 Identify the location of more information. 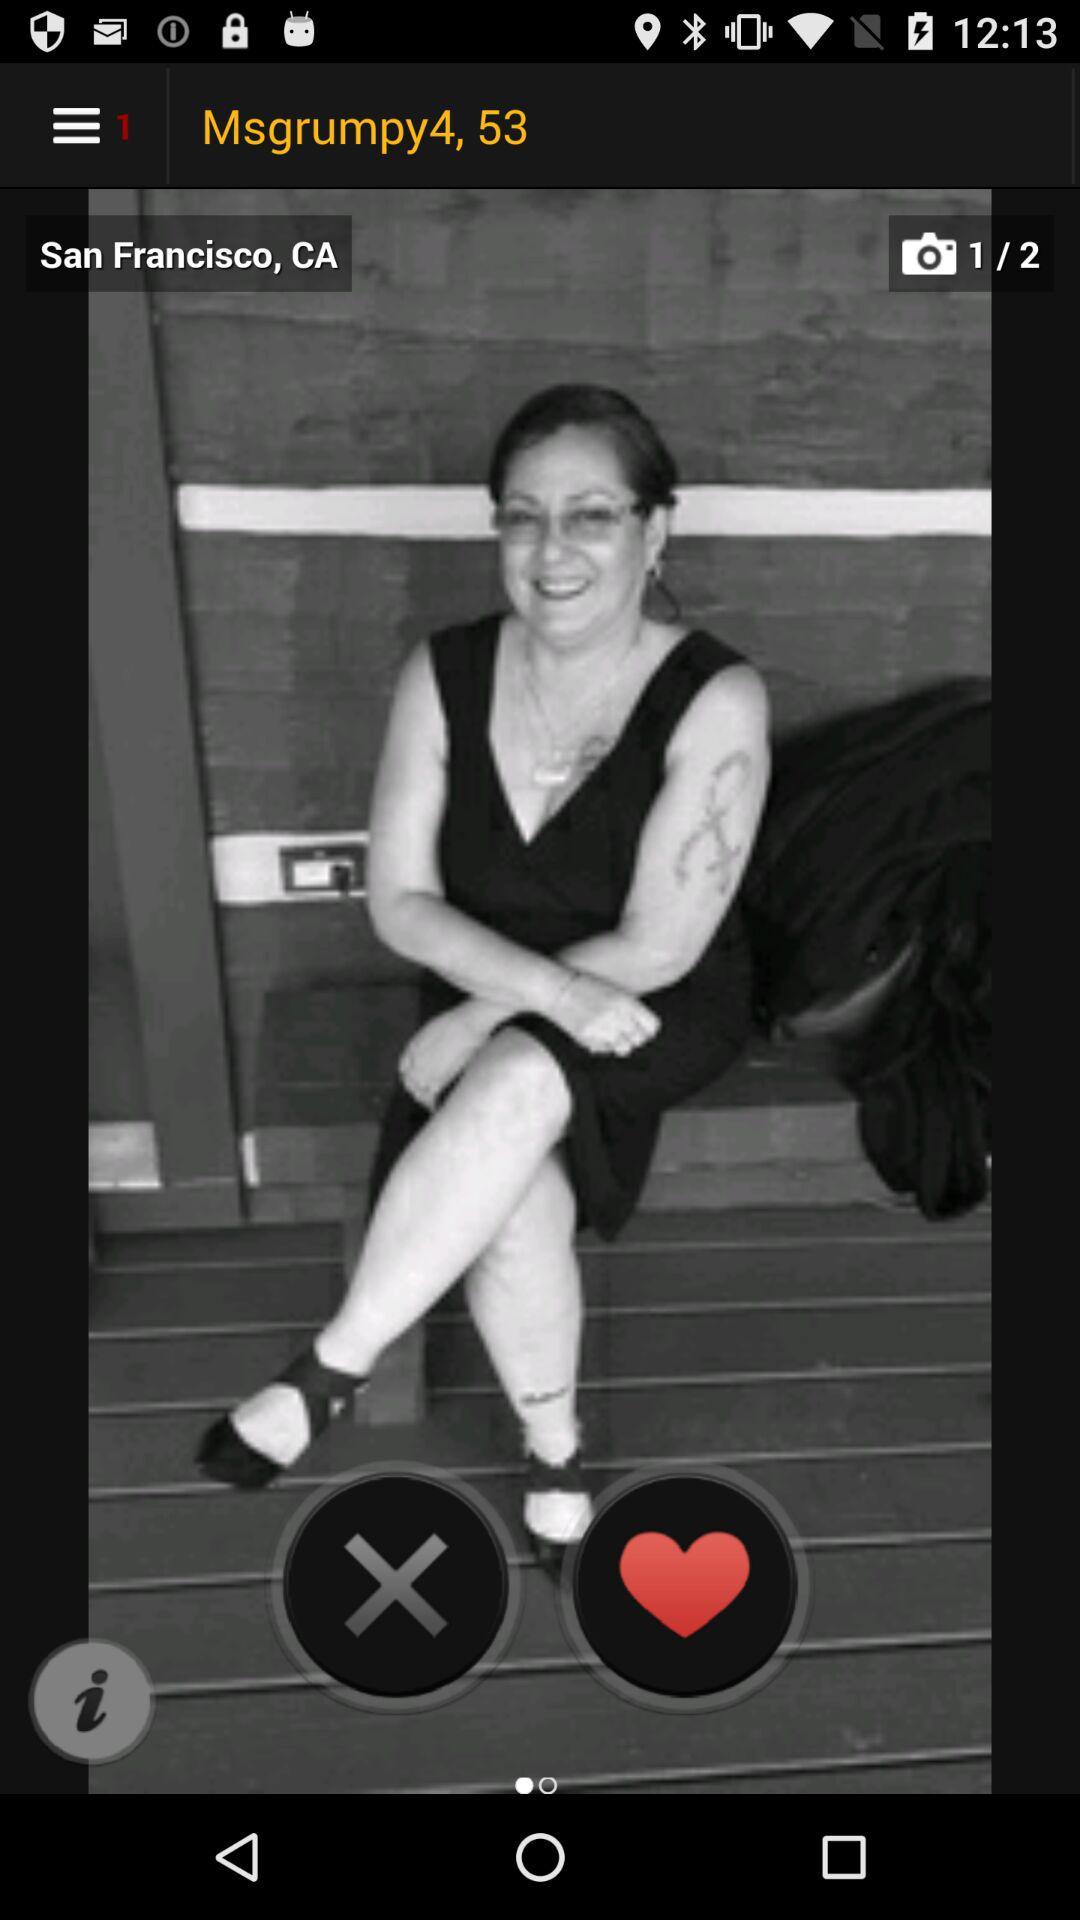
(91, 1701).